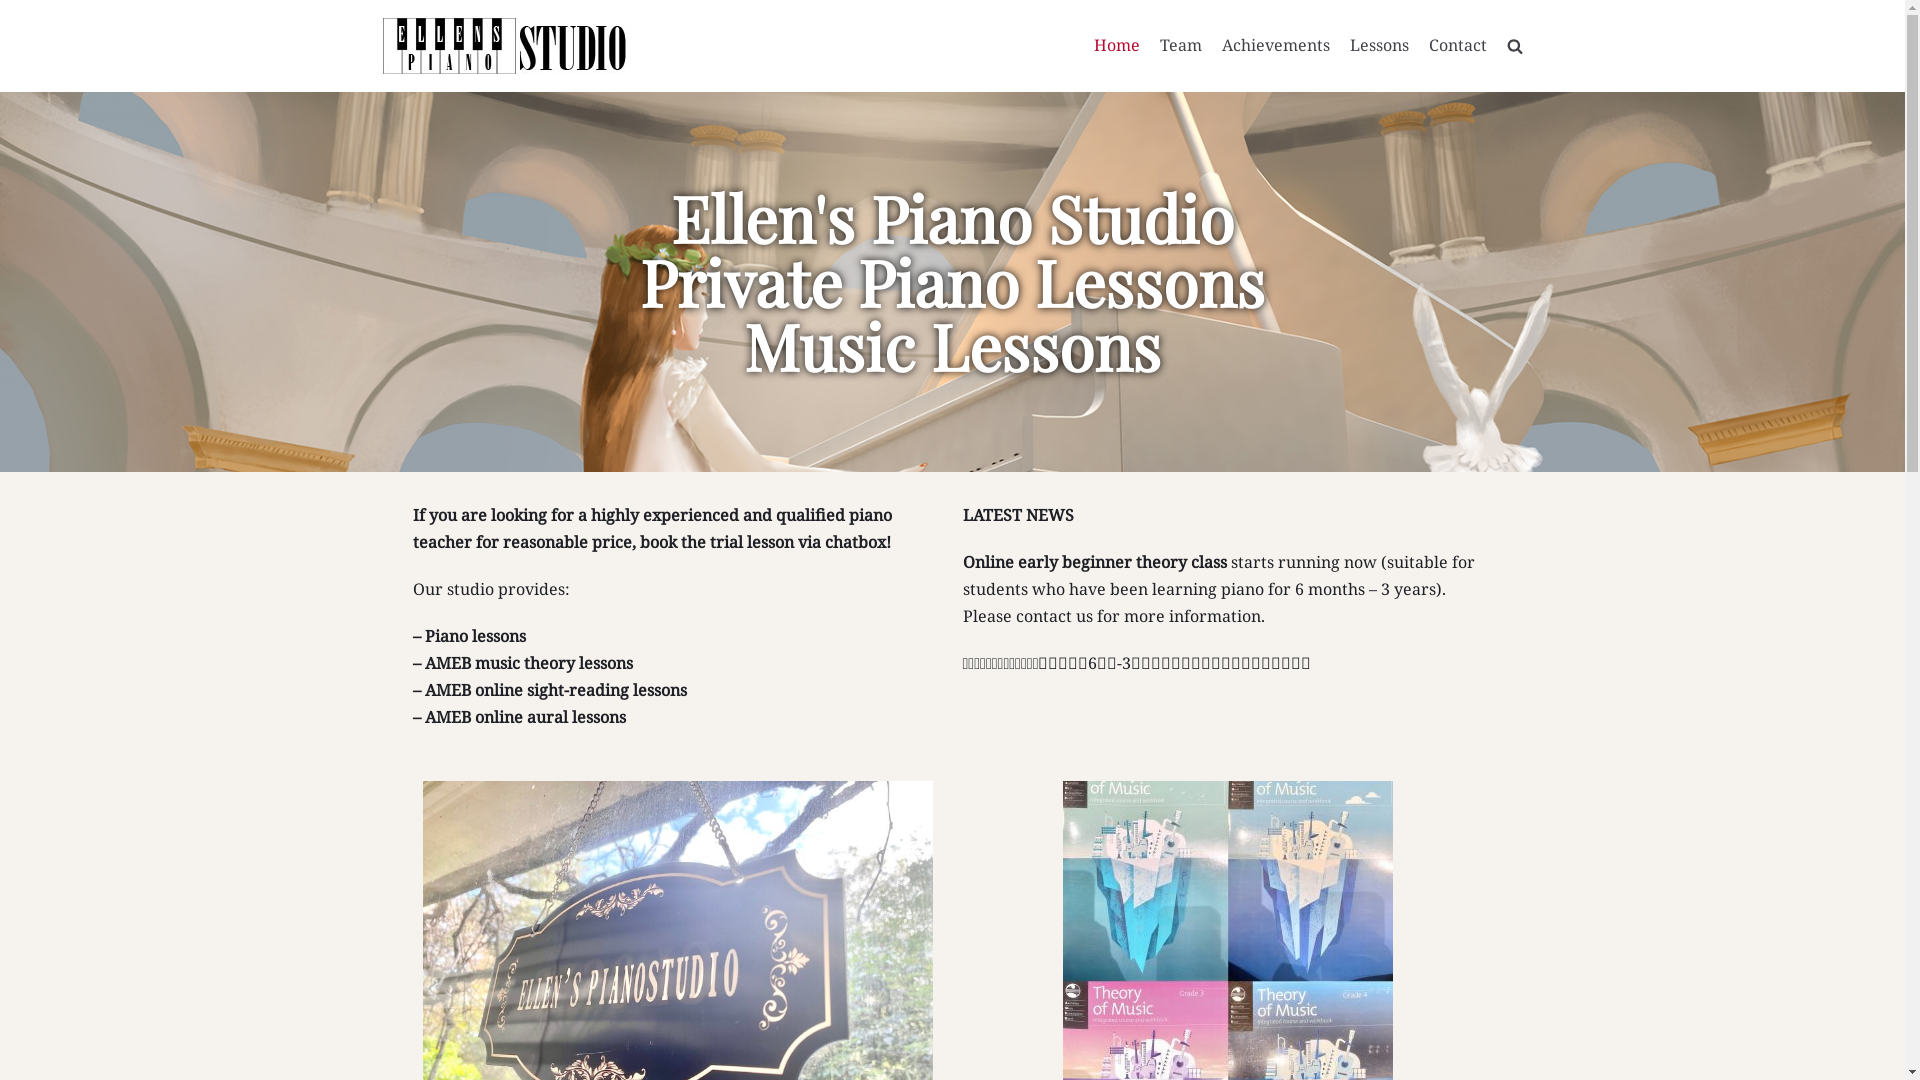 This screenshot has width=1920, height=1080. What do you see at coordinates (19, 10) in the screenshot?
I see `'Skip to content'` at bounding box center [19, 10].